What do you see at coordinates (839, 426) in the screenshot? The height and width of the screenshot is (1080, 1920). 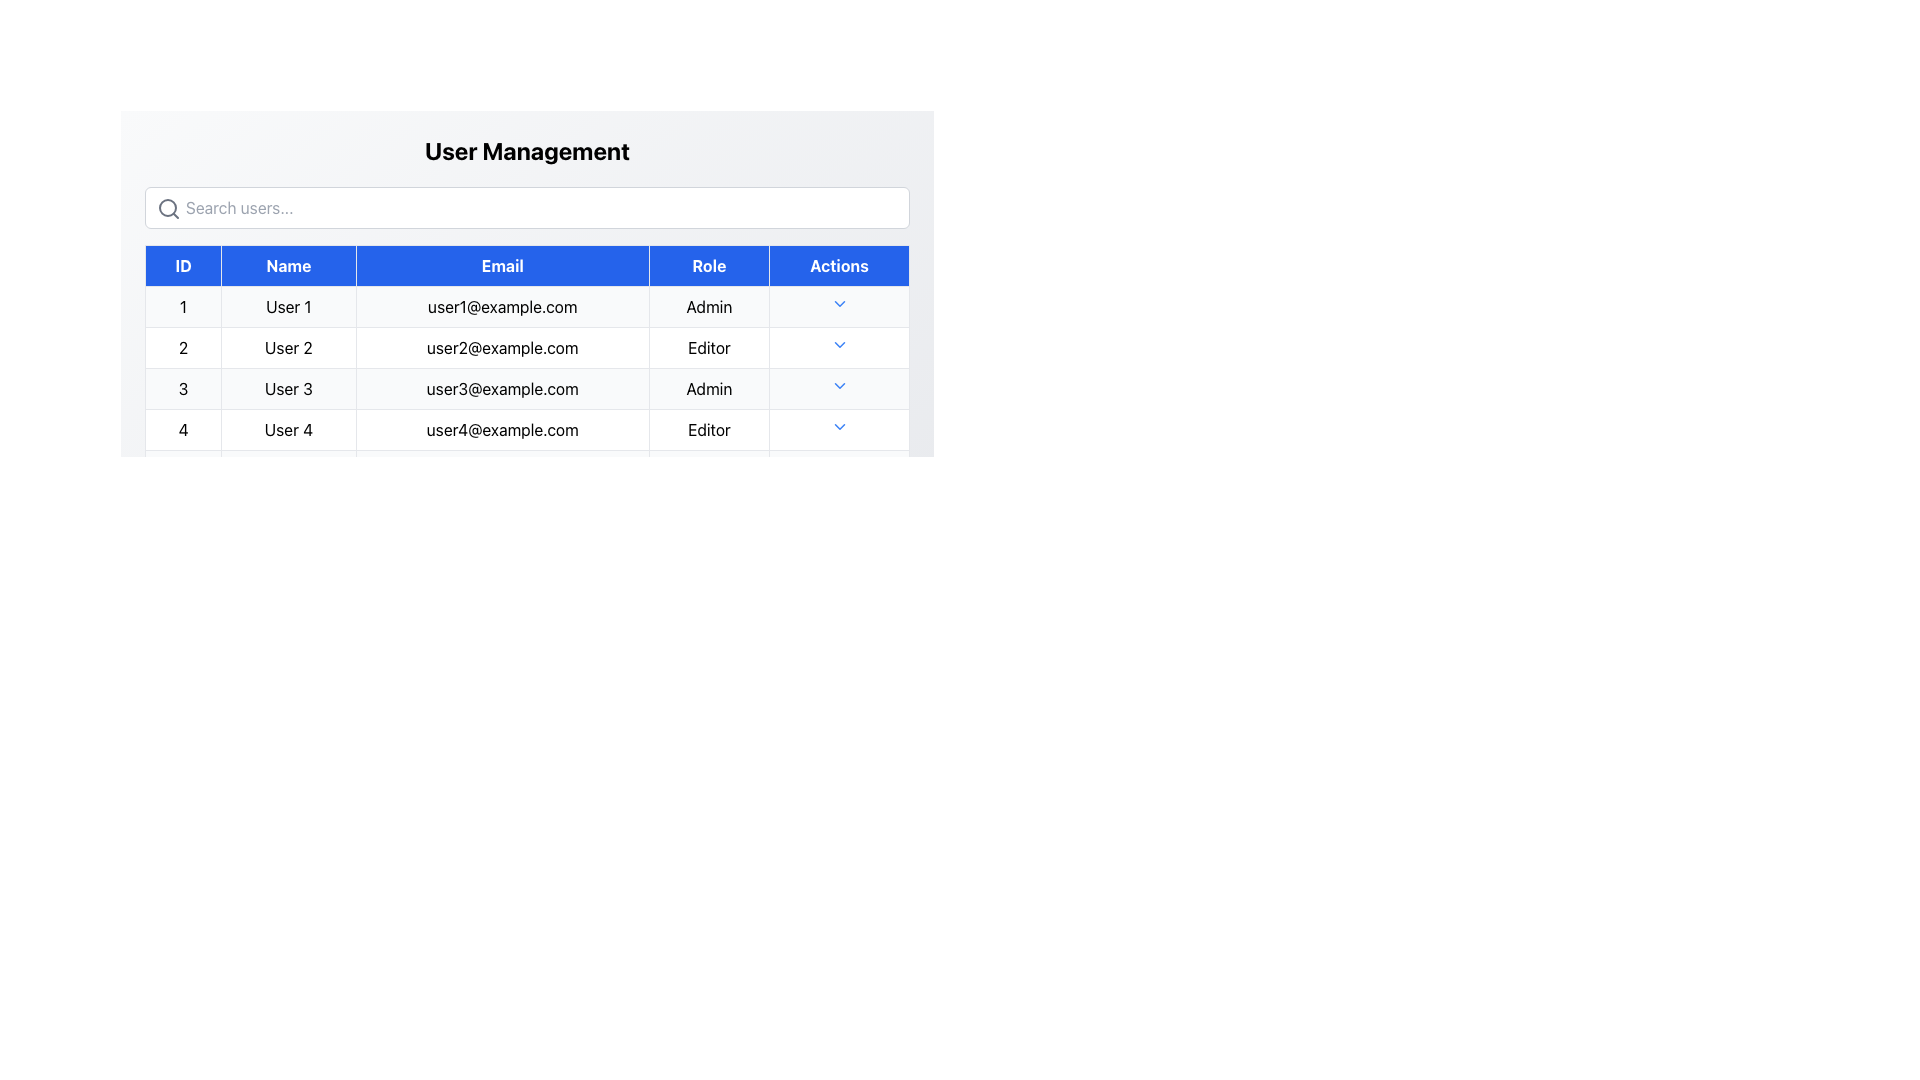 I see `the blue chevron-down icon button located in the 'Actions' column of the last row in the table` at bounding box center [839, 426].